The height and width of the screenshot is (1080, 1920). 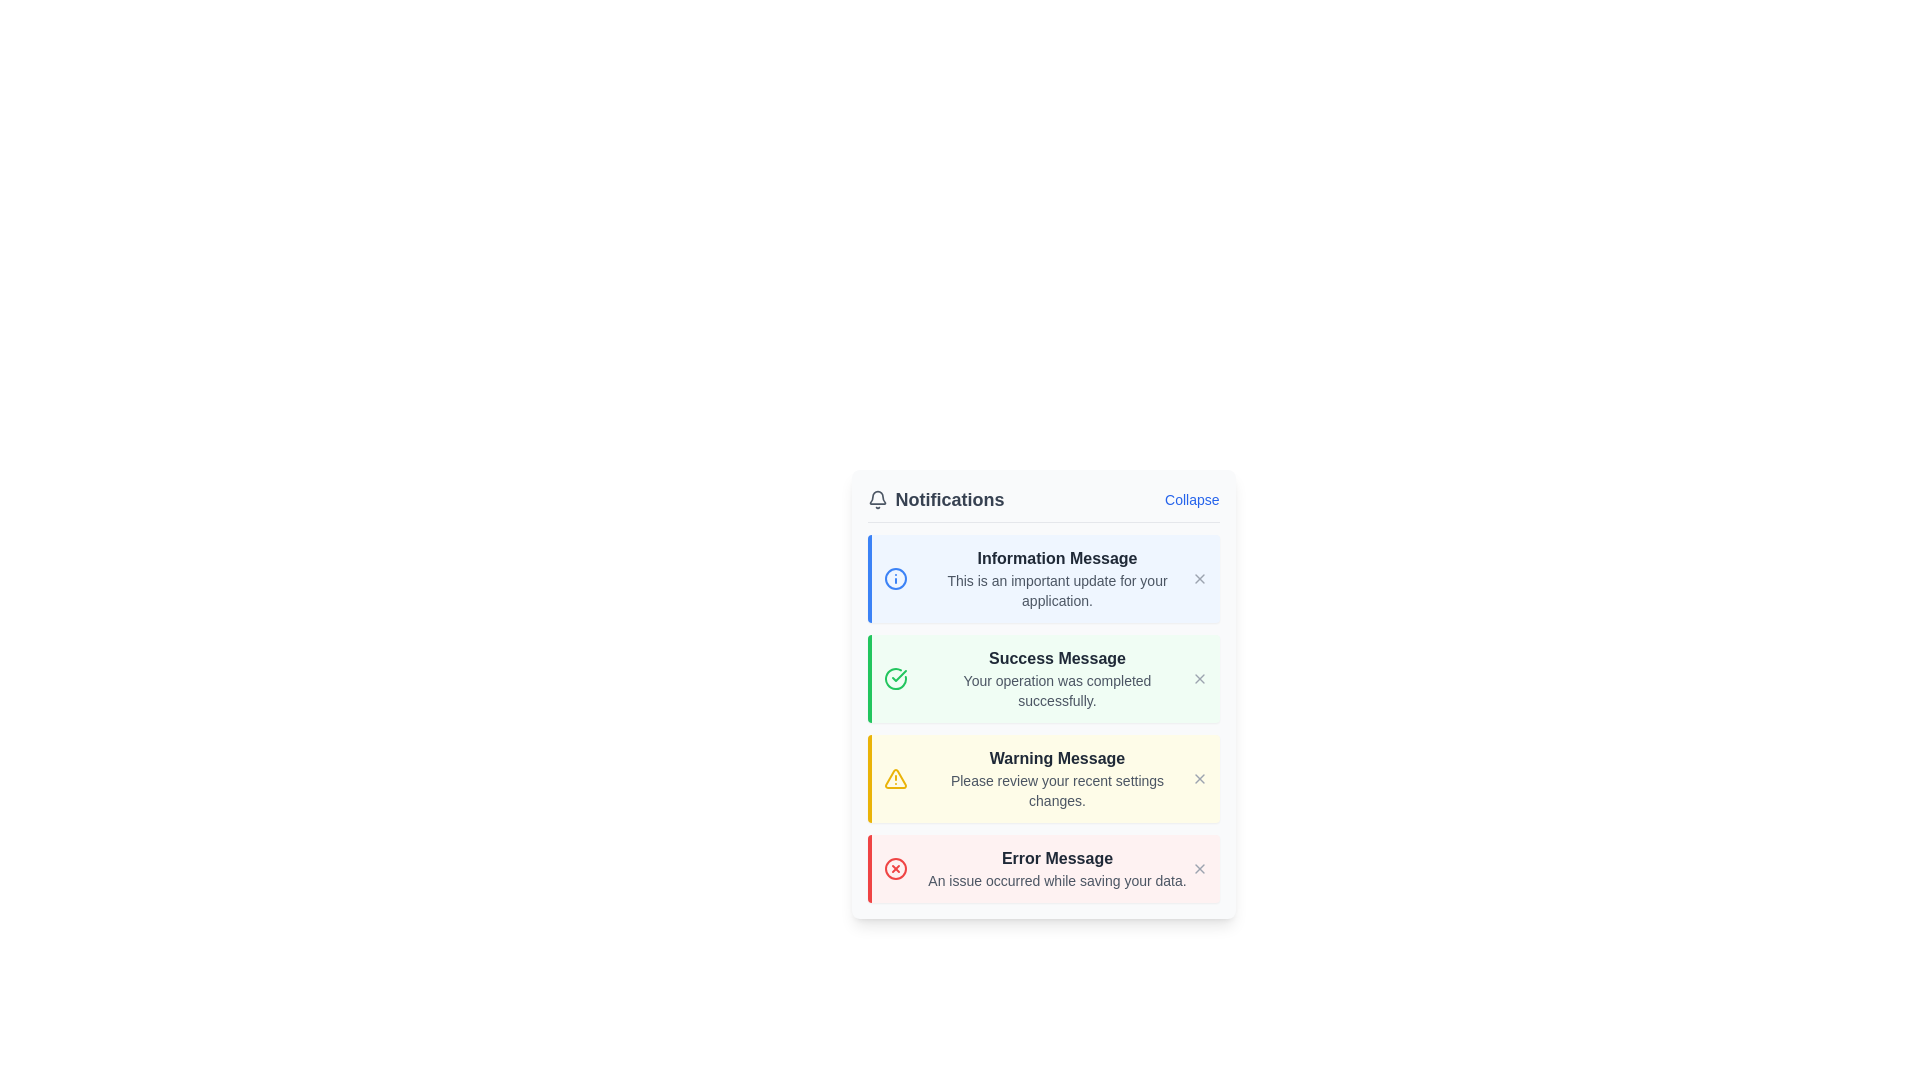 I want to click on the visual presence of the Notifications icon, which is located adjacent to the 'Notifications' text on the left side, so click(x=877, y=499).